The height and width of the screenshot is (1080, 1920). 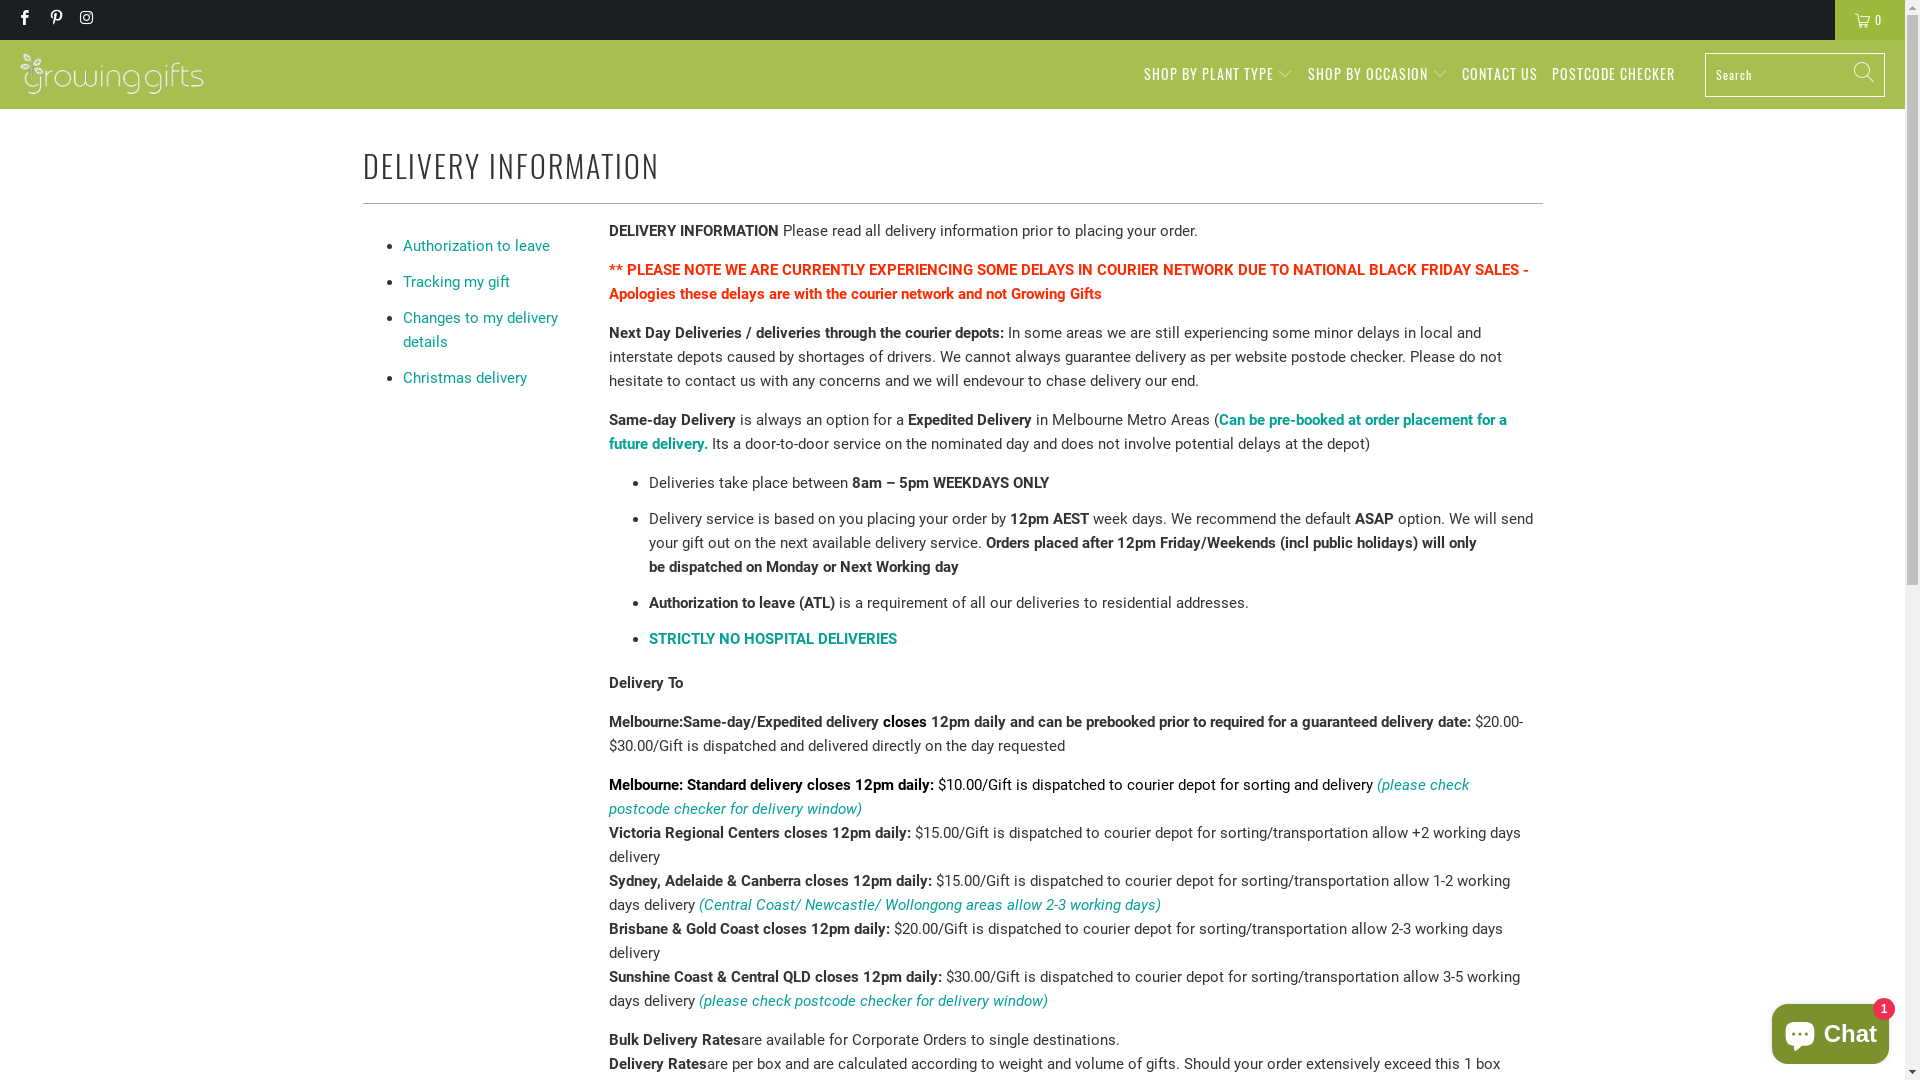 What do you see at coordinates (85, 19) in the screenshot?
I see `'Growing Gifts on Instagram'` at bounding box center [85, 19].